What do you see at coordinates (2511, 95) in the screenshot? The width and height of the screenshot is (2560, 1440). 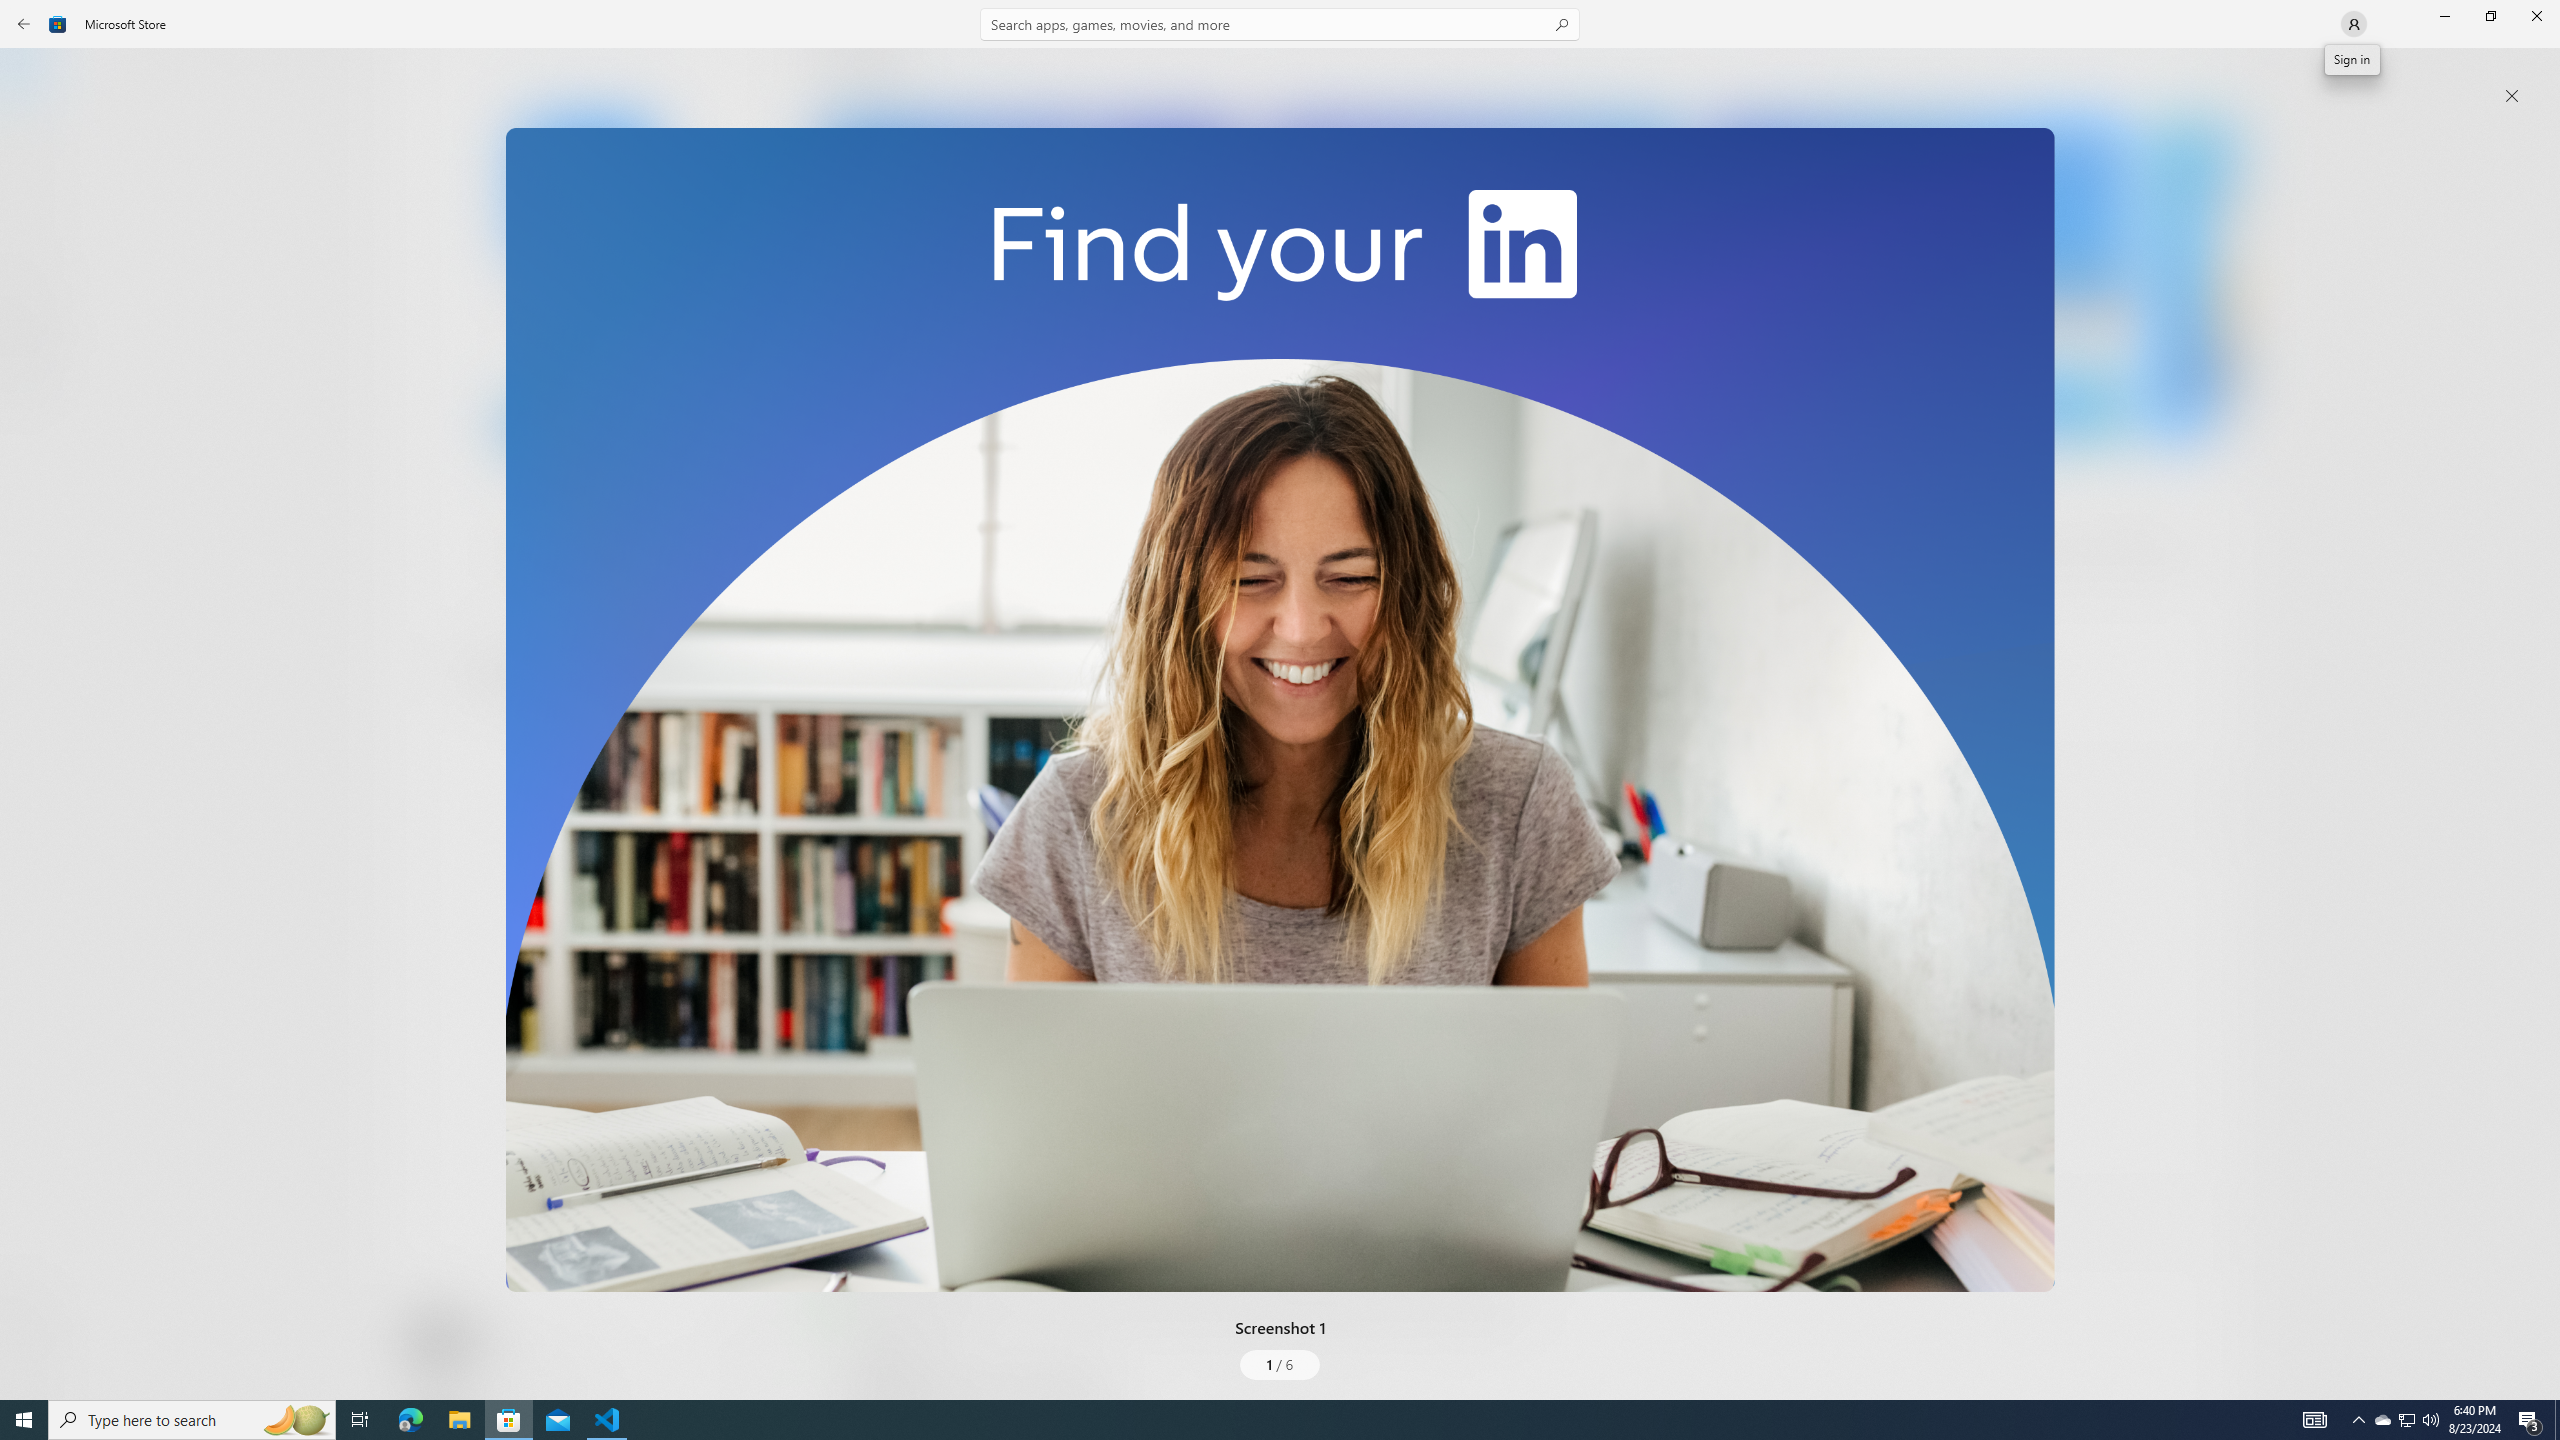 I see `'close popup window'` at bounding box center [2511, 95].